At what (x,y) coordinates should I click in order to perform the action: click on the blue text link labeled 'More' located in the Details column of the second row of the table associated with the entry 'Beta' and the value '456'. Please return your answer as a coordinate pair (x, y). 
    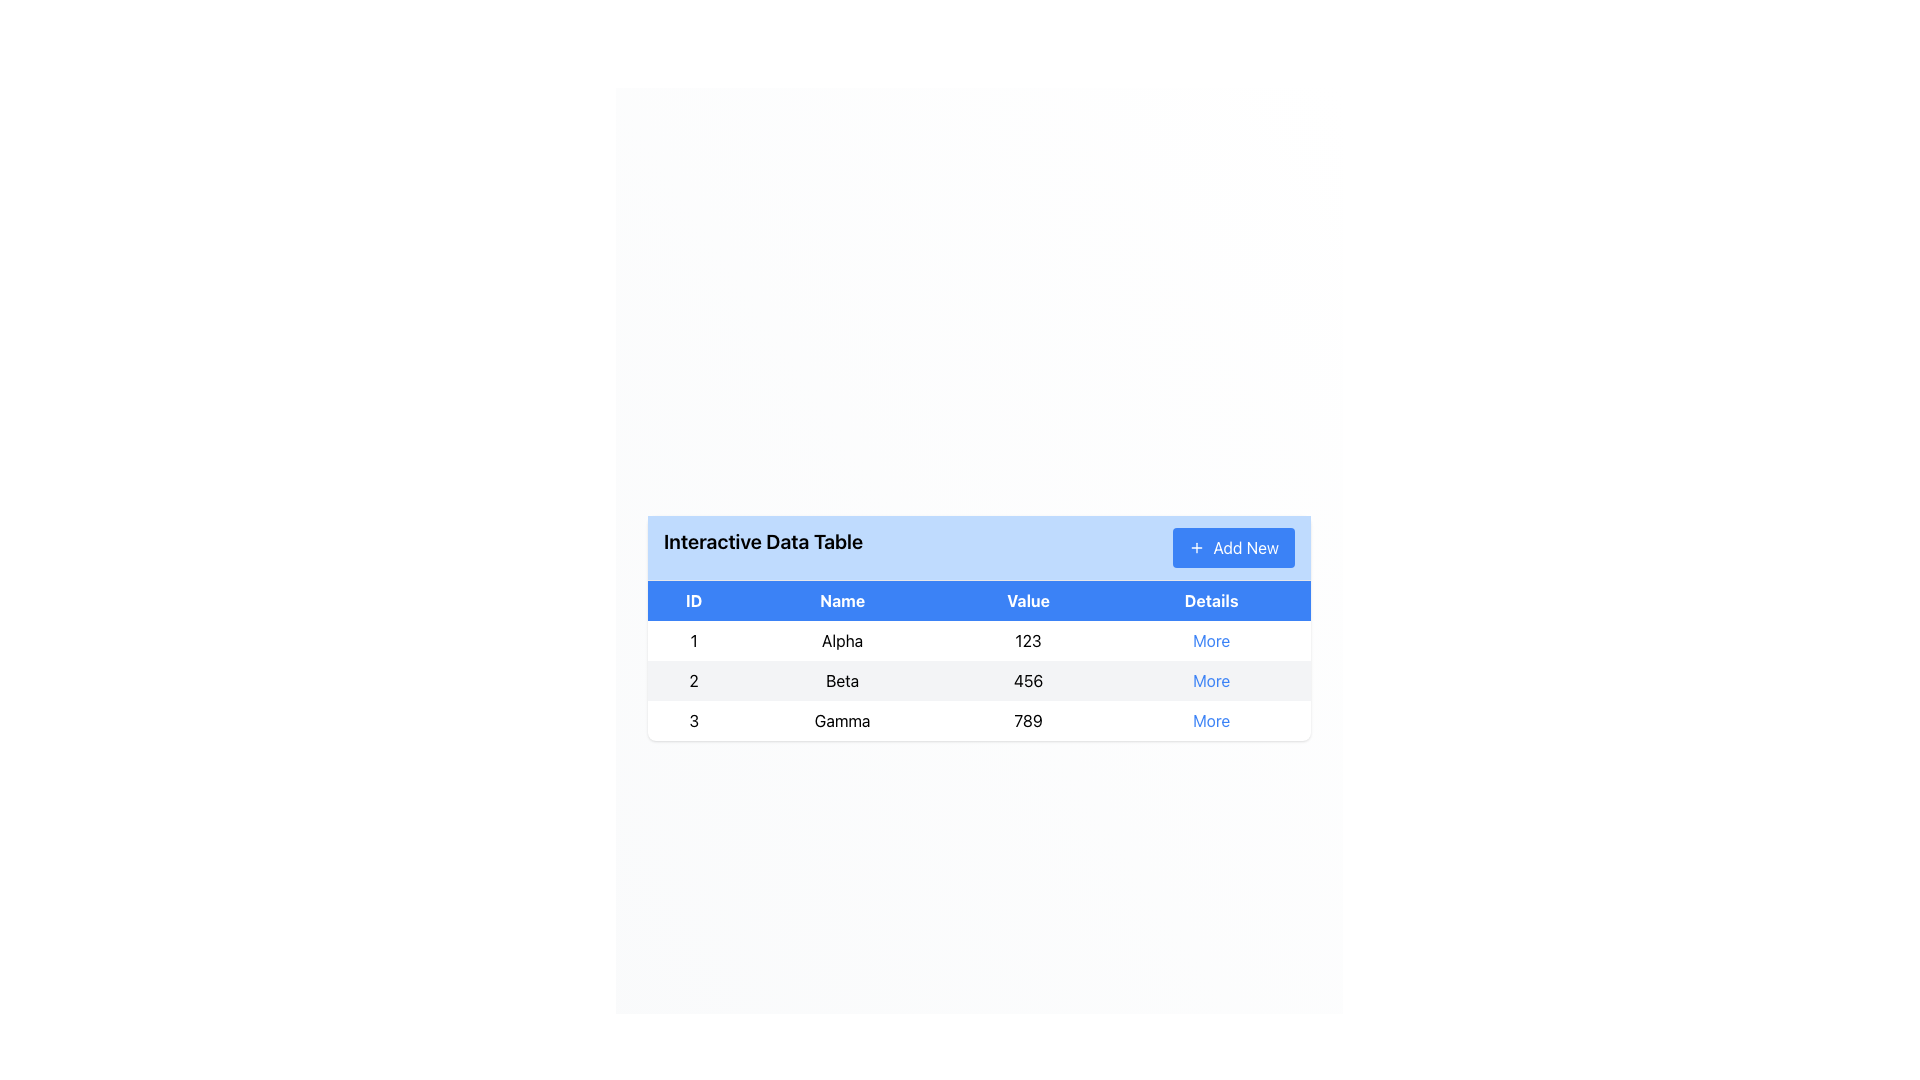
    Looking at the image, I should click on (1210, 679).